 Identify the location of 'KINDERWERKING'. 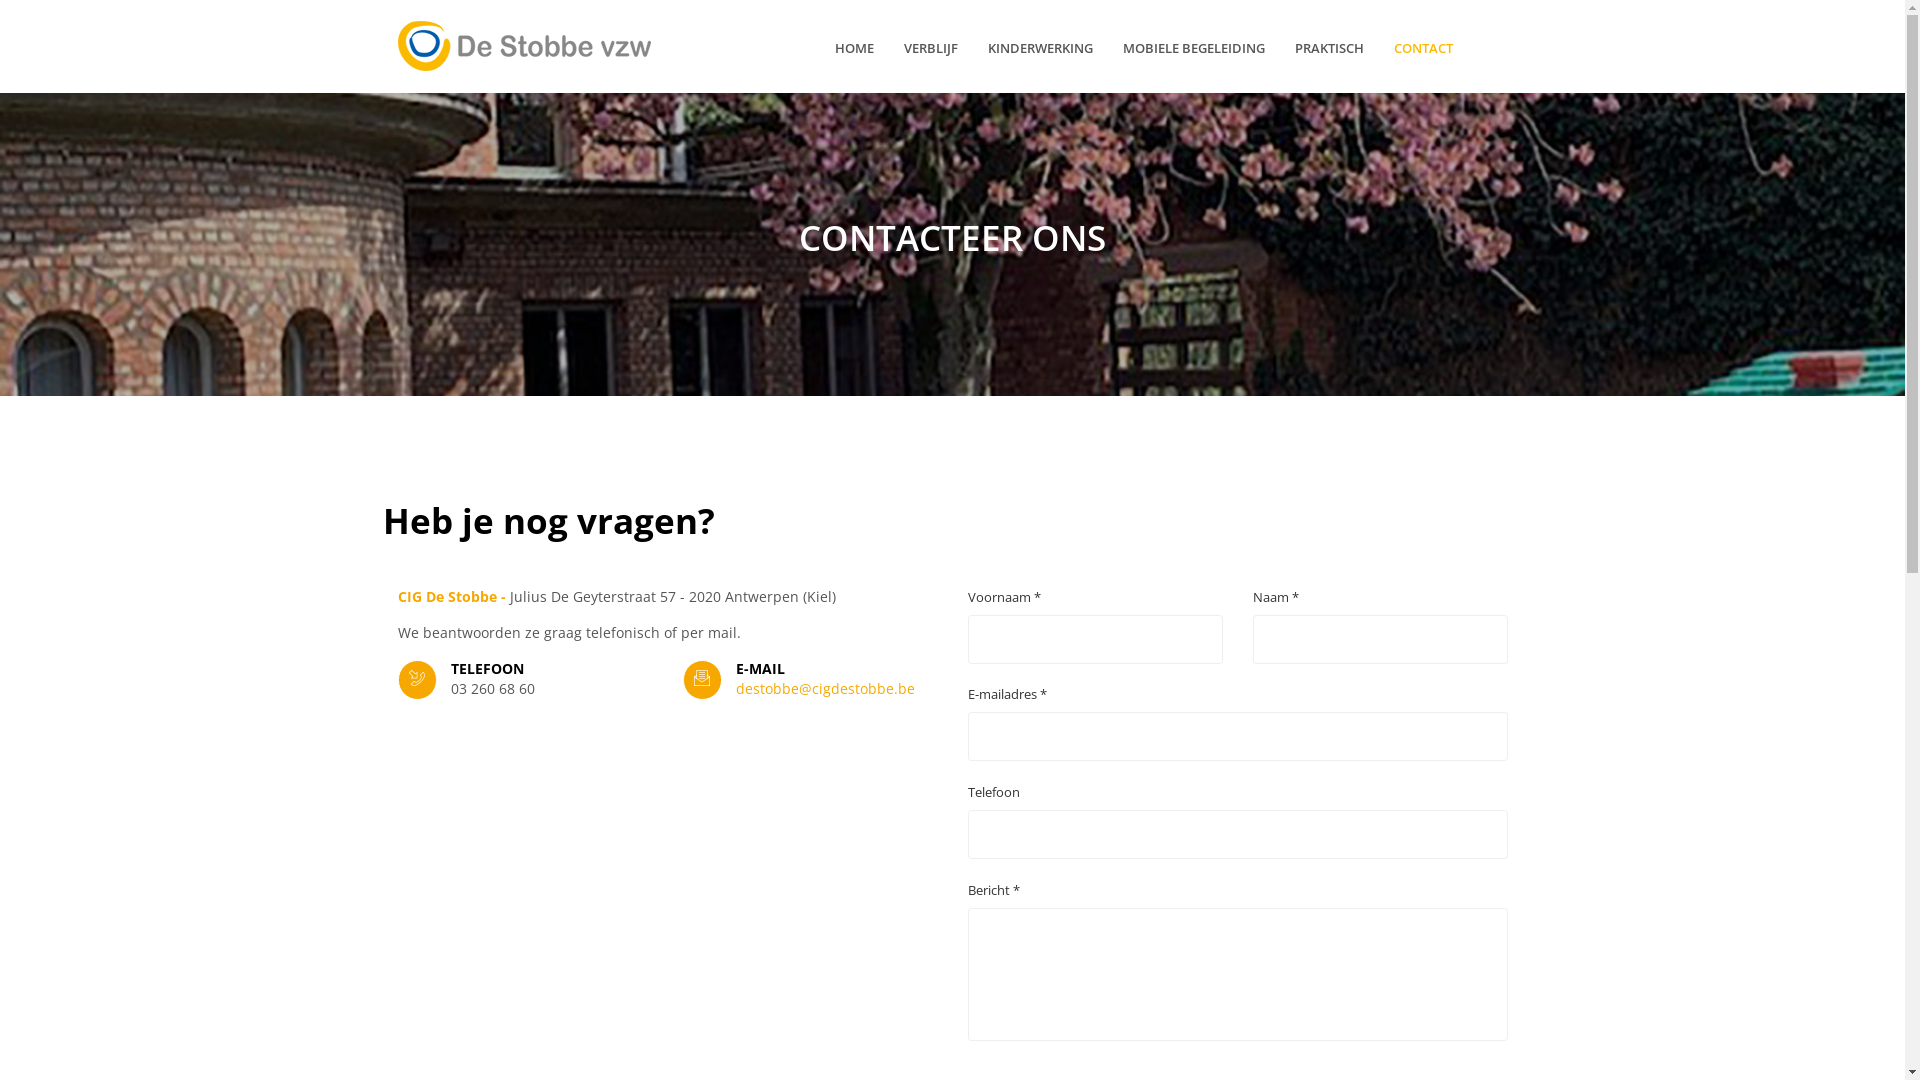
(988, 47).